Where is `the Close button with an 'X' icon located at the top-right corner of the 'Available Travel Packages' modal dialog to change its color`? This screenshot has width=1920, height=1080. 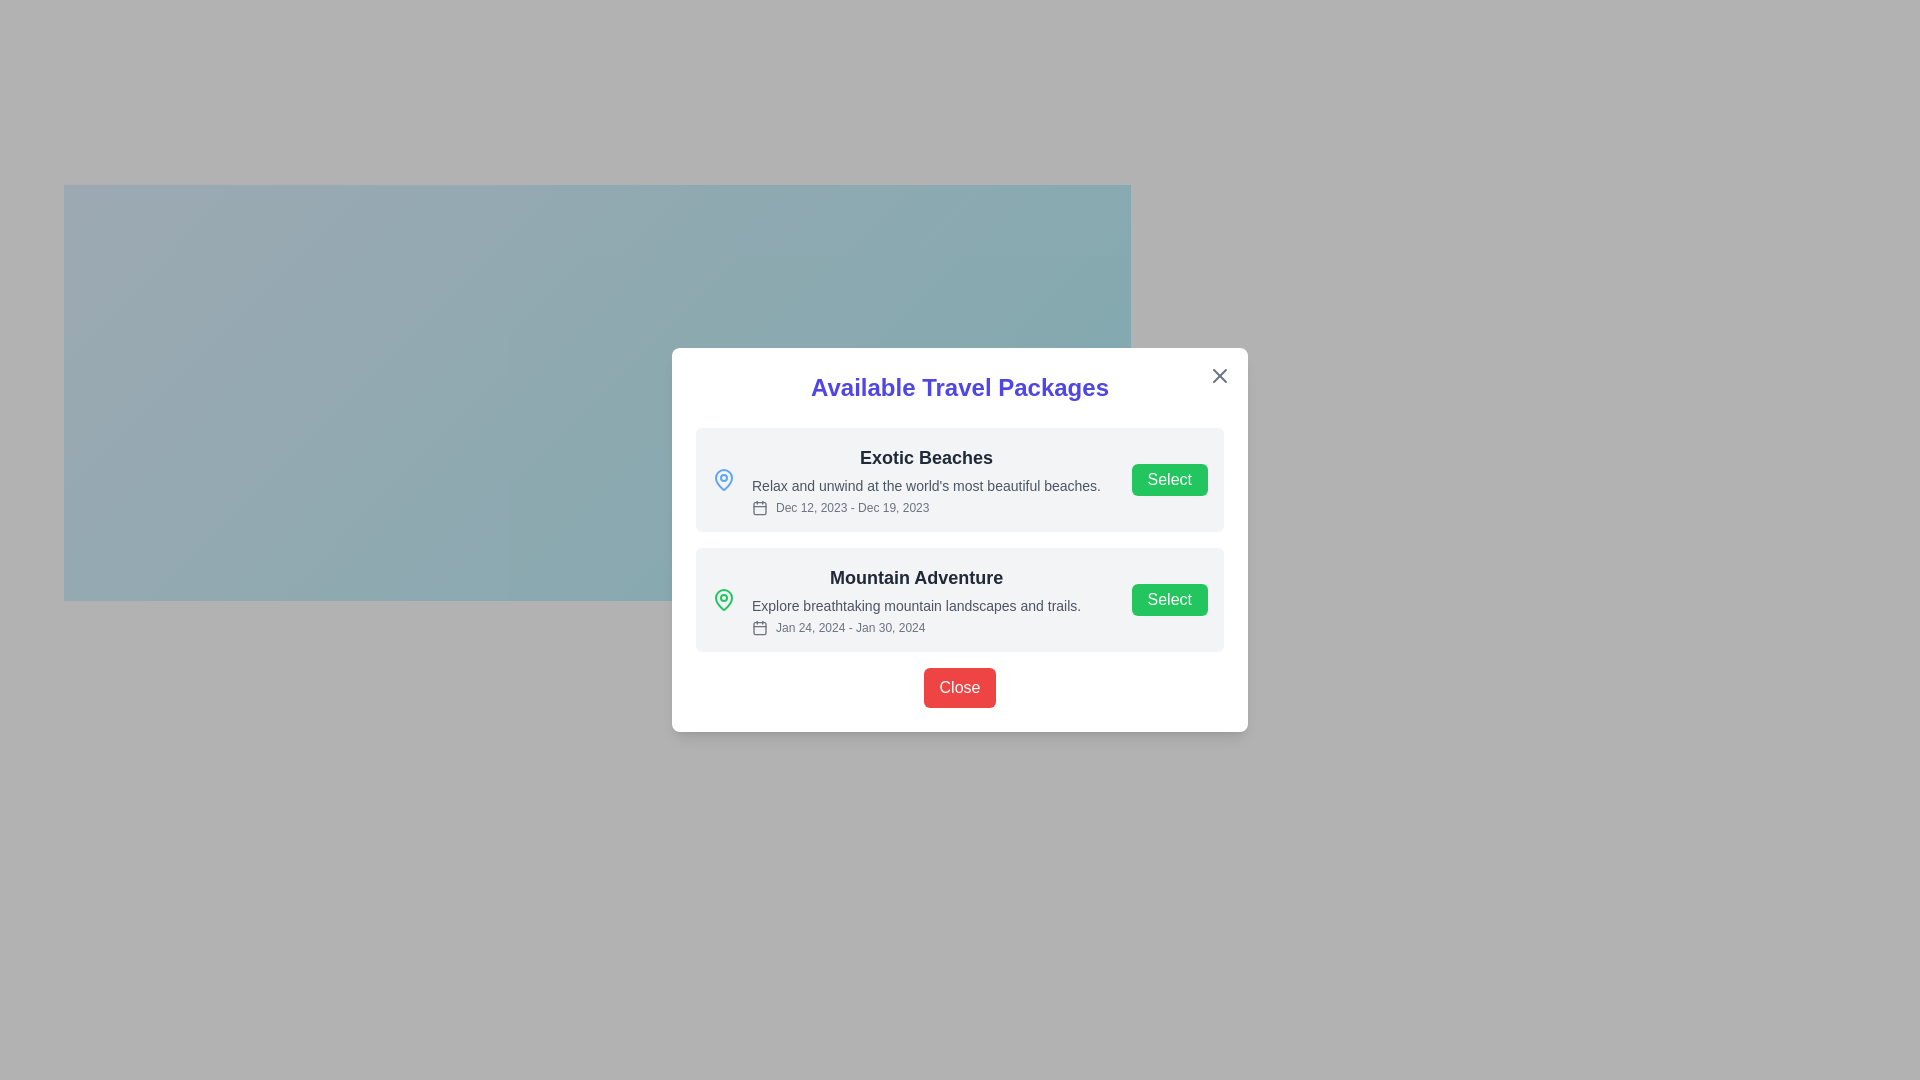 the Close button with an 'X' icon located at the top-right corner of the 'Available Travel Packages' modal dialog to change its color is located at coordinates (1218, 375).